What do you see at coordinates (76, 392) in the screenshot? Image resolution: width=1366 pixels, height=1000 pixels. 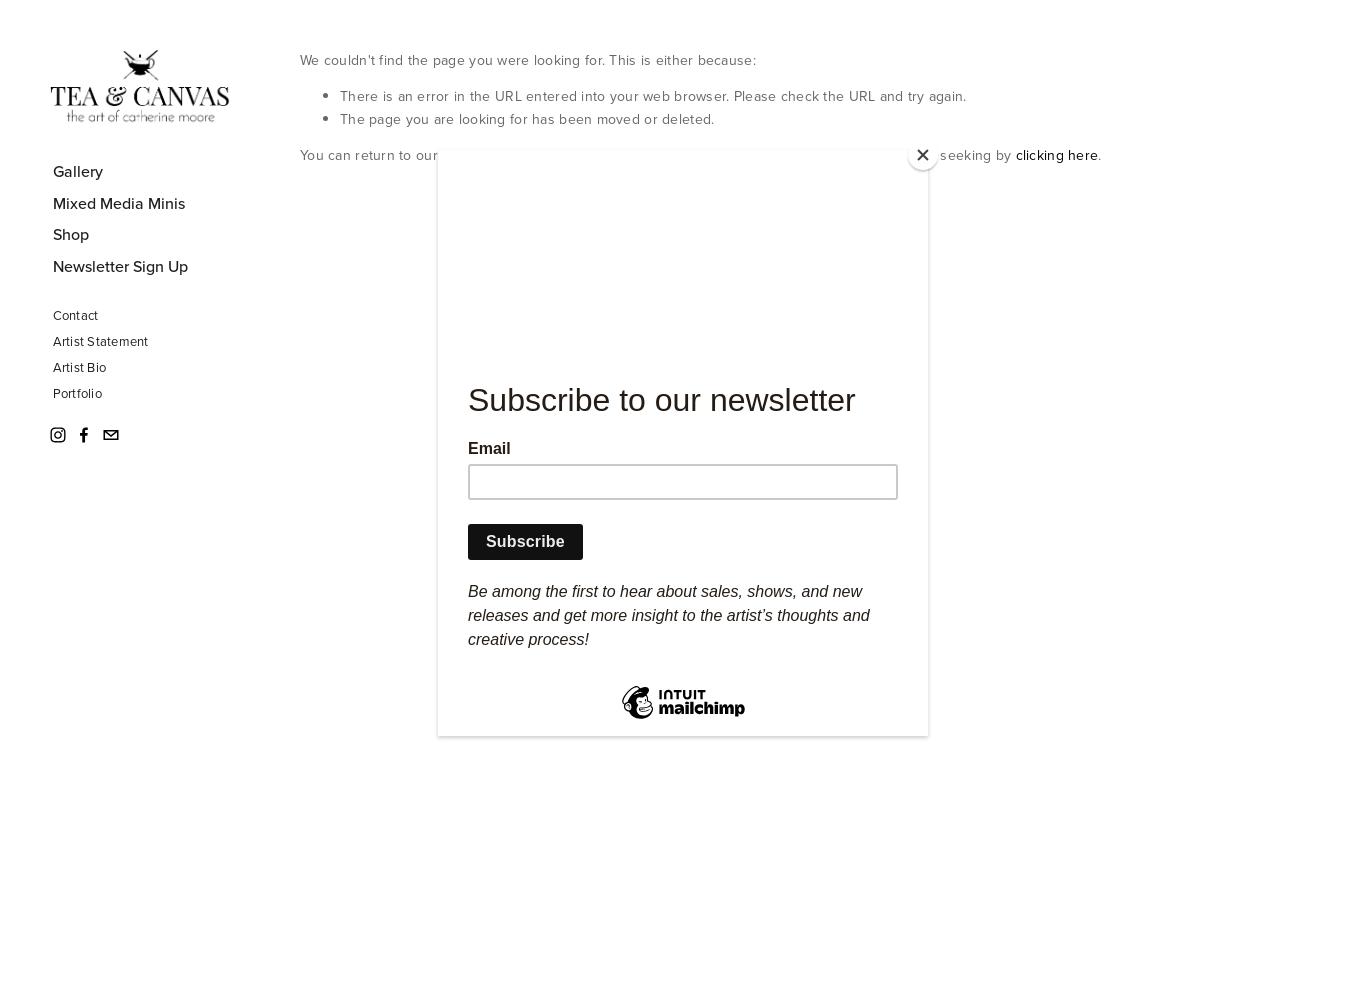 I see `'Portfolio'` at bounding box center [76, 392].